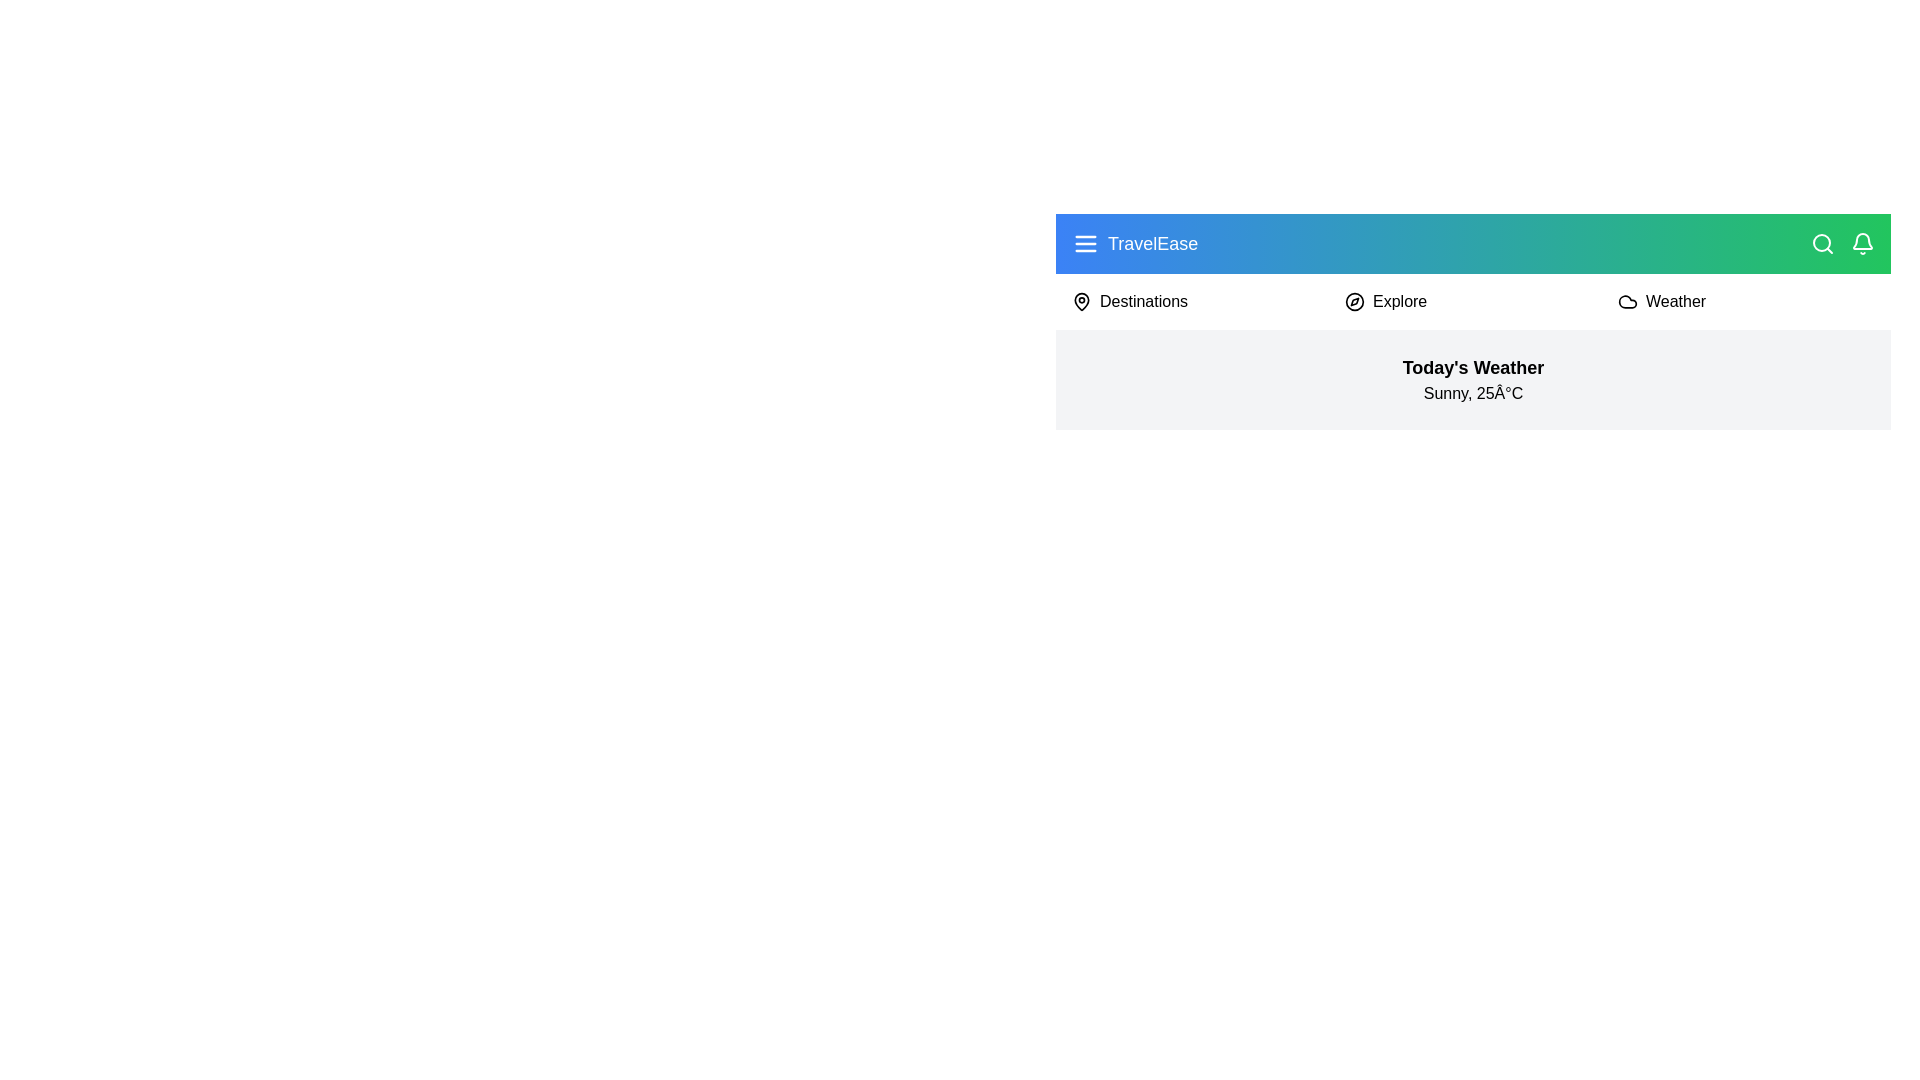  Describe the element at coordinates (1823, 242) in the screenshot. I see `the search icon to initiate a search action` at that location.